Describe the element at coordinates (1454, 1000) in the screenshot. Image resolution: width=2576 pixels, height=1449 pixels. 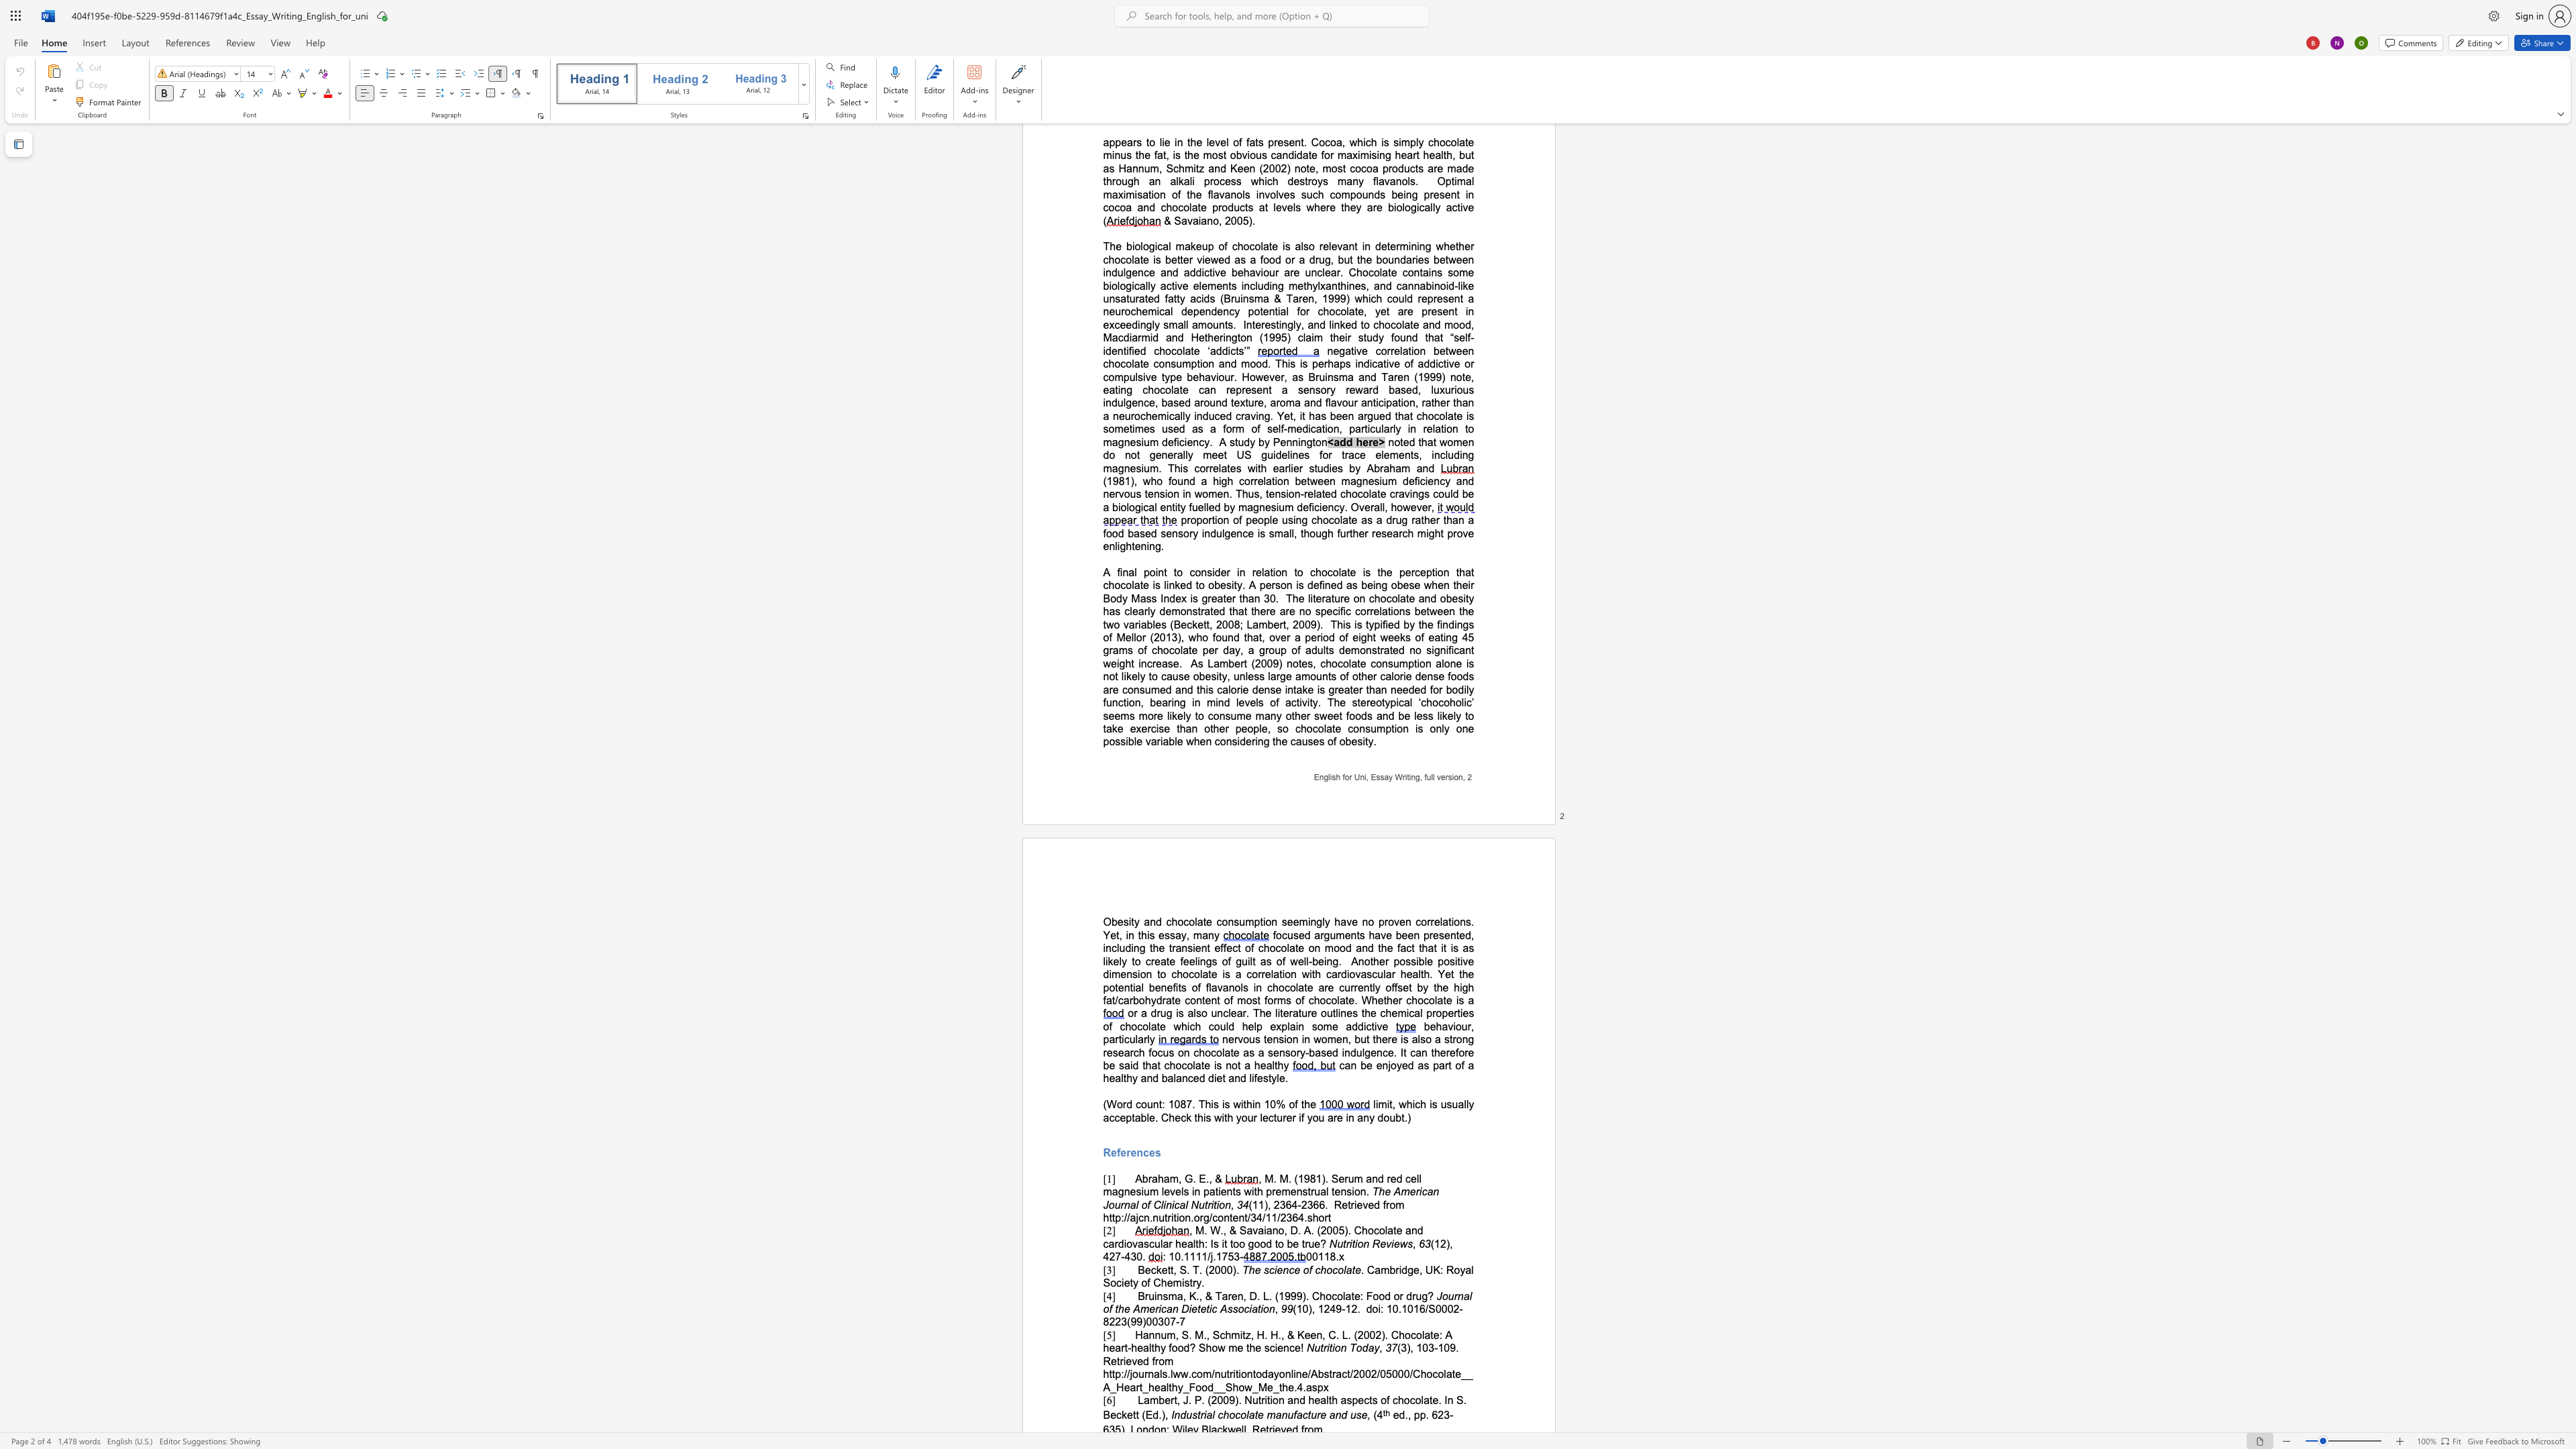
I see `the subset text "is a" within the text "Whether chocolate is a"` at that location.